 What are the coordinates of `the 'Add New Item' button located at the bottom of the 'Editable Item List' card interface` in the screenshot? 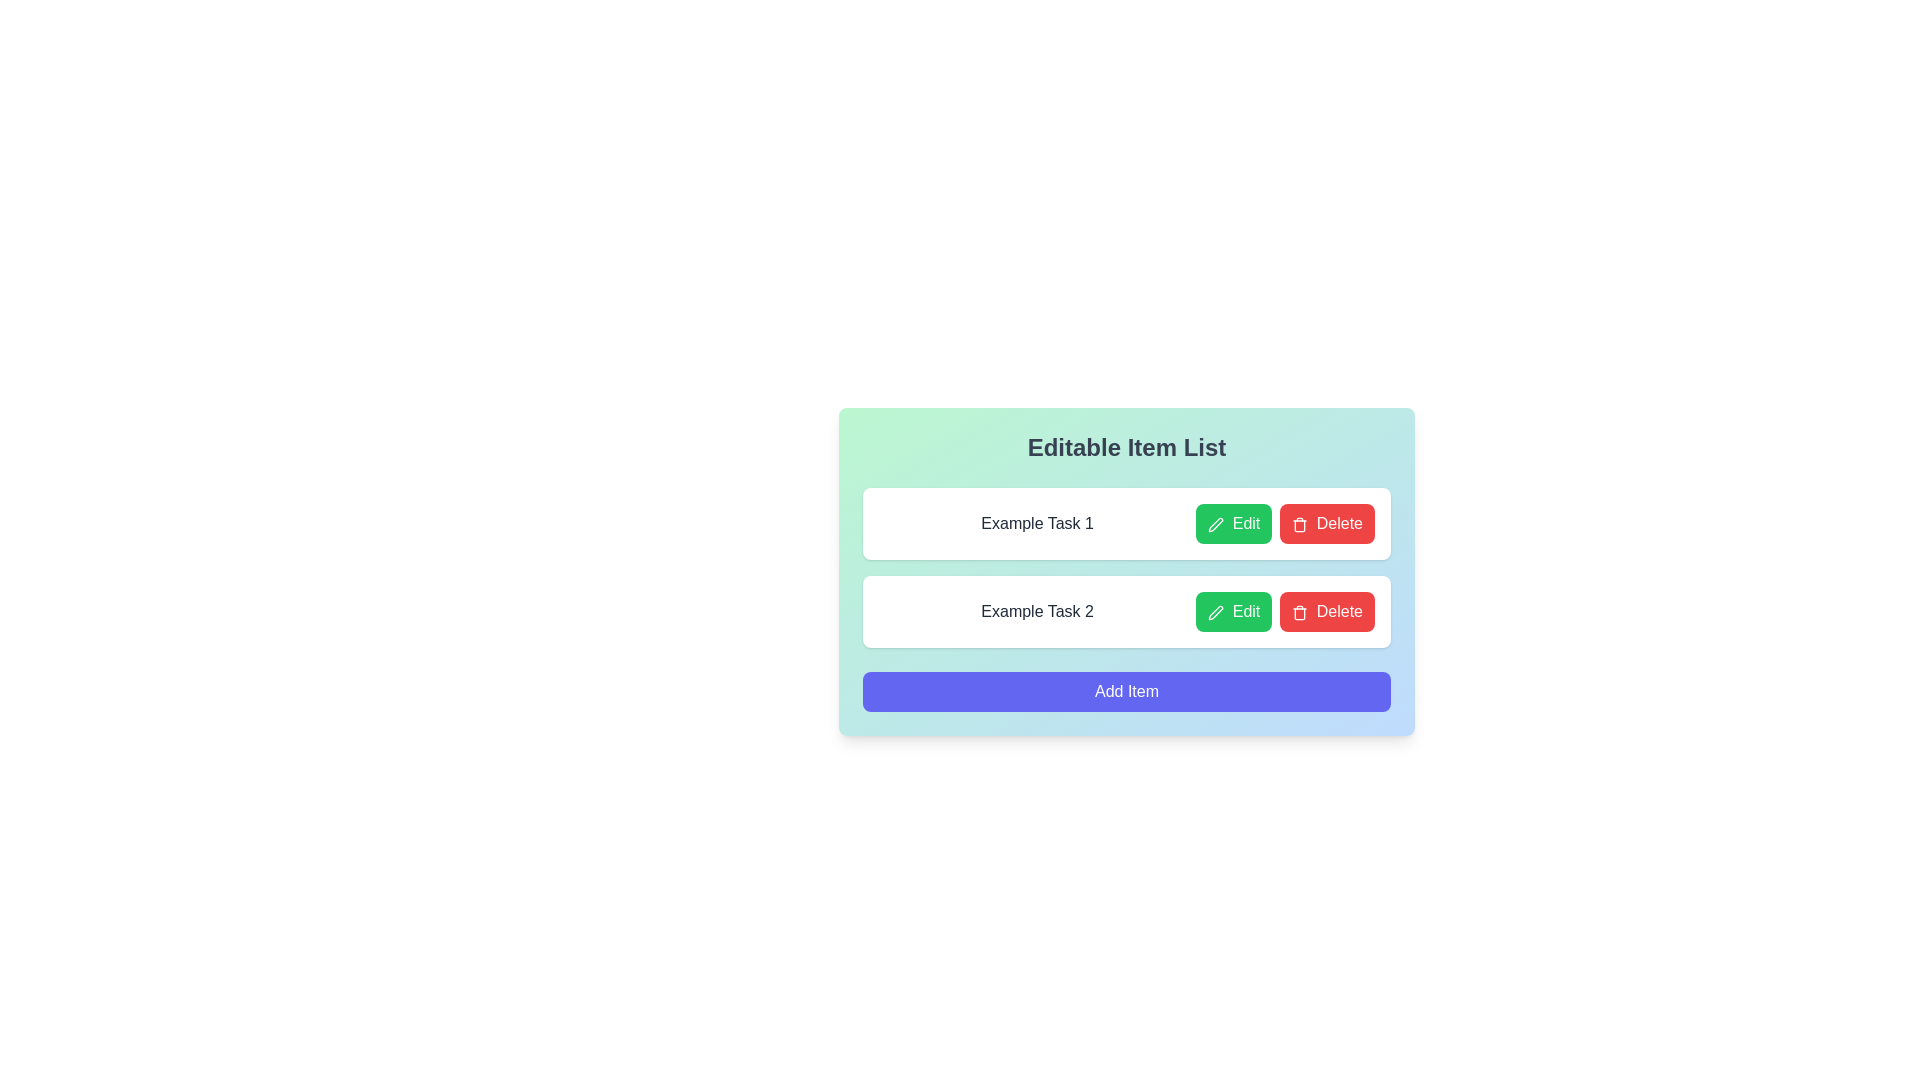 It's located at (1127, 690).